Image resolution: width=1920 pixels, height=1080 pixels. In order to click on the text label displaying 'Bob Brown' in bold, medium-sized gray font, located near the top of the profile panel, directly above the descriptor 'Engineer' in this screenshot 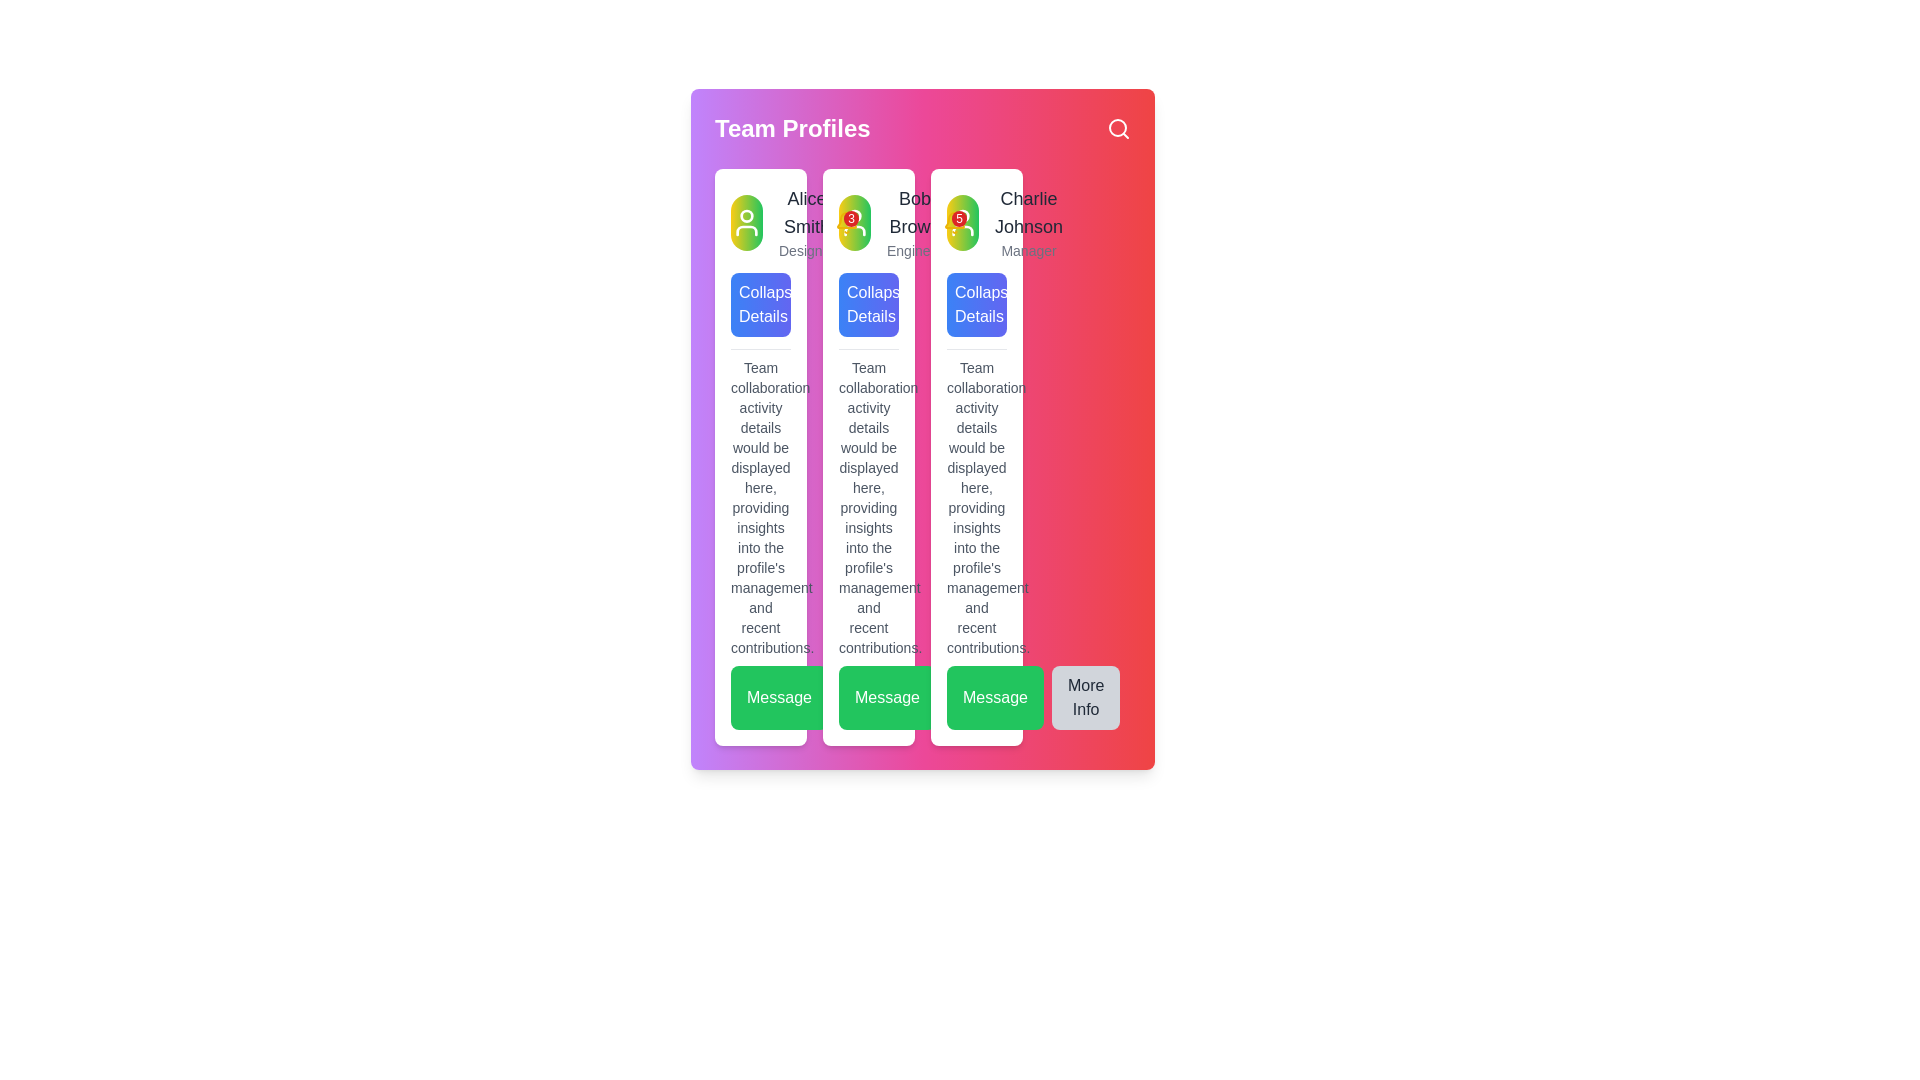, I will do `click(914, 212)`.